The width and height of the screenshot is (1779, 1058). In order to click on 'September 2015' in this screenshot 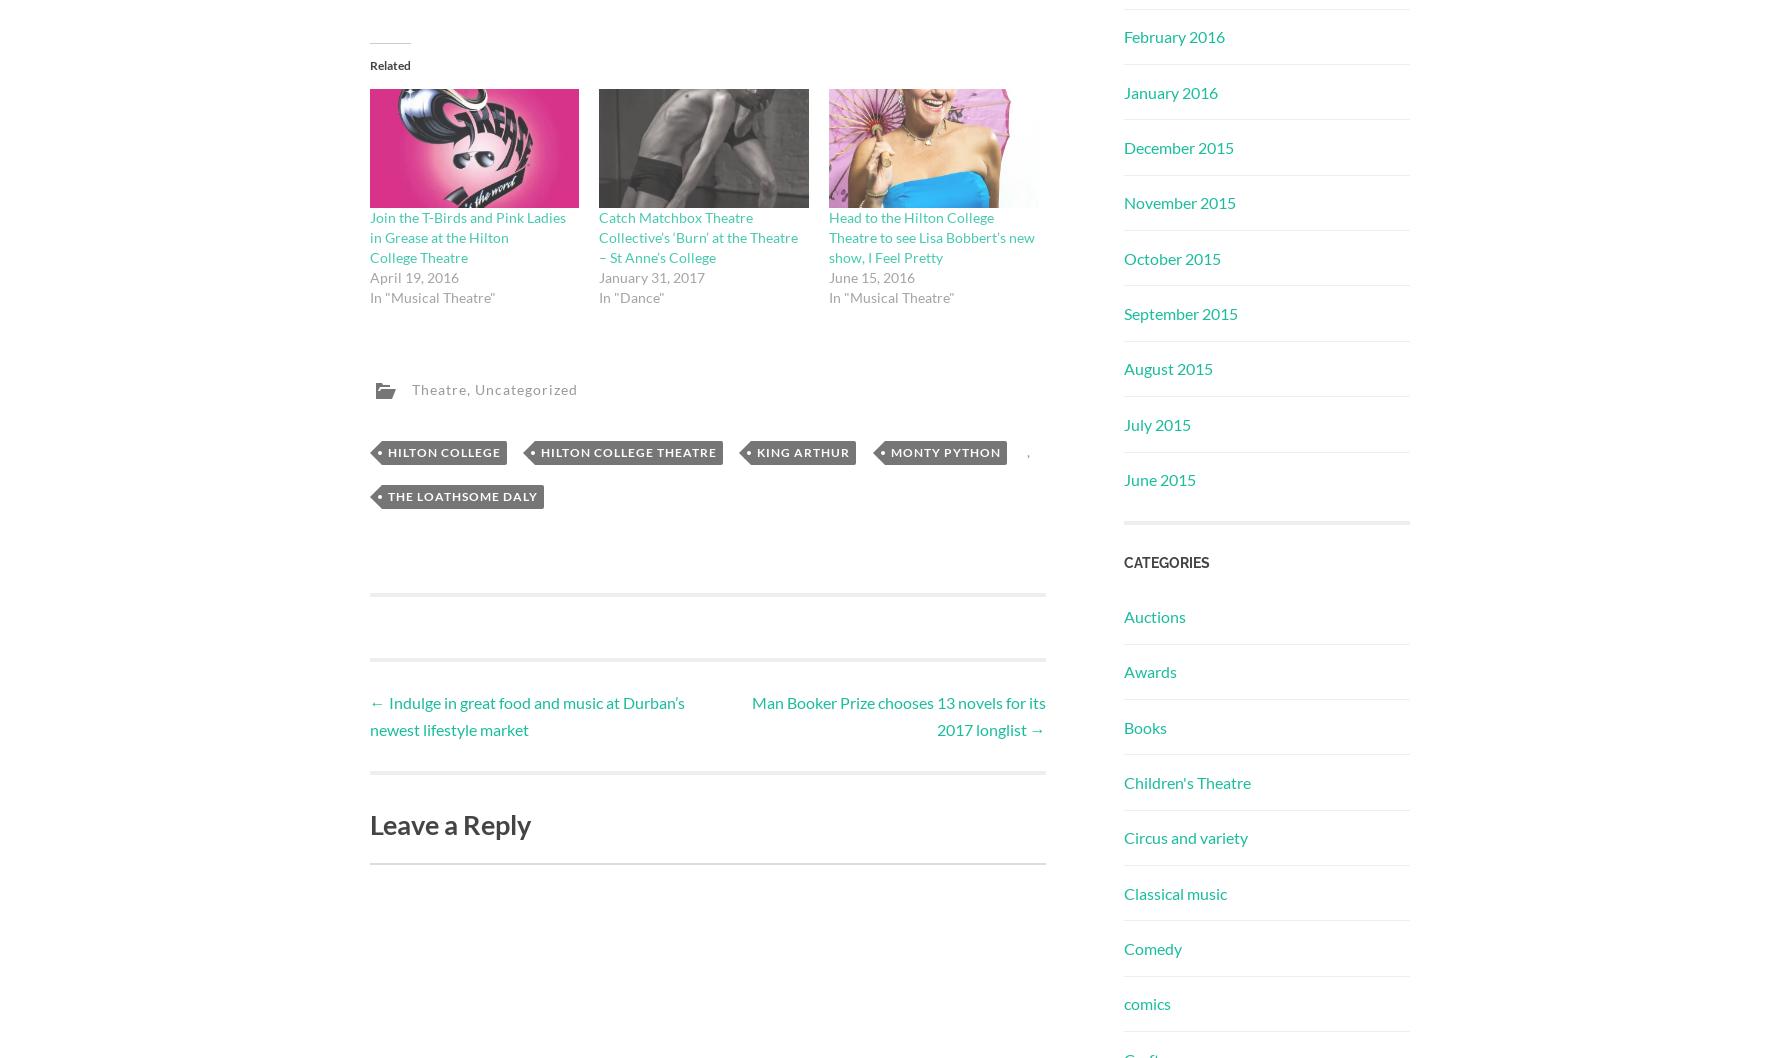, I will do `click(1179, 312)`.